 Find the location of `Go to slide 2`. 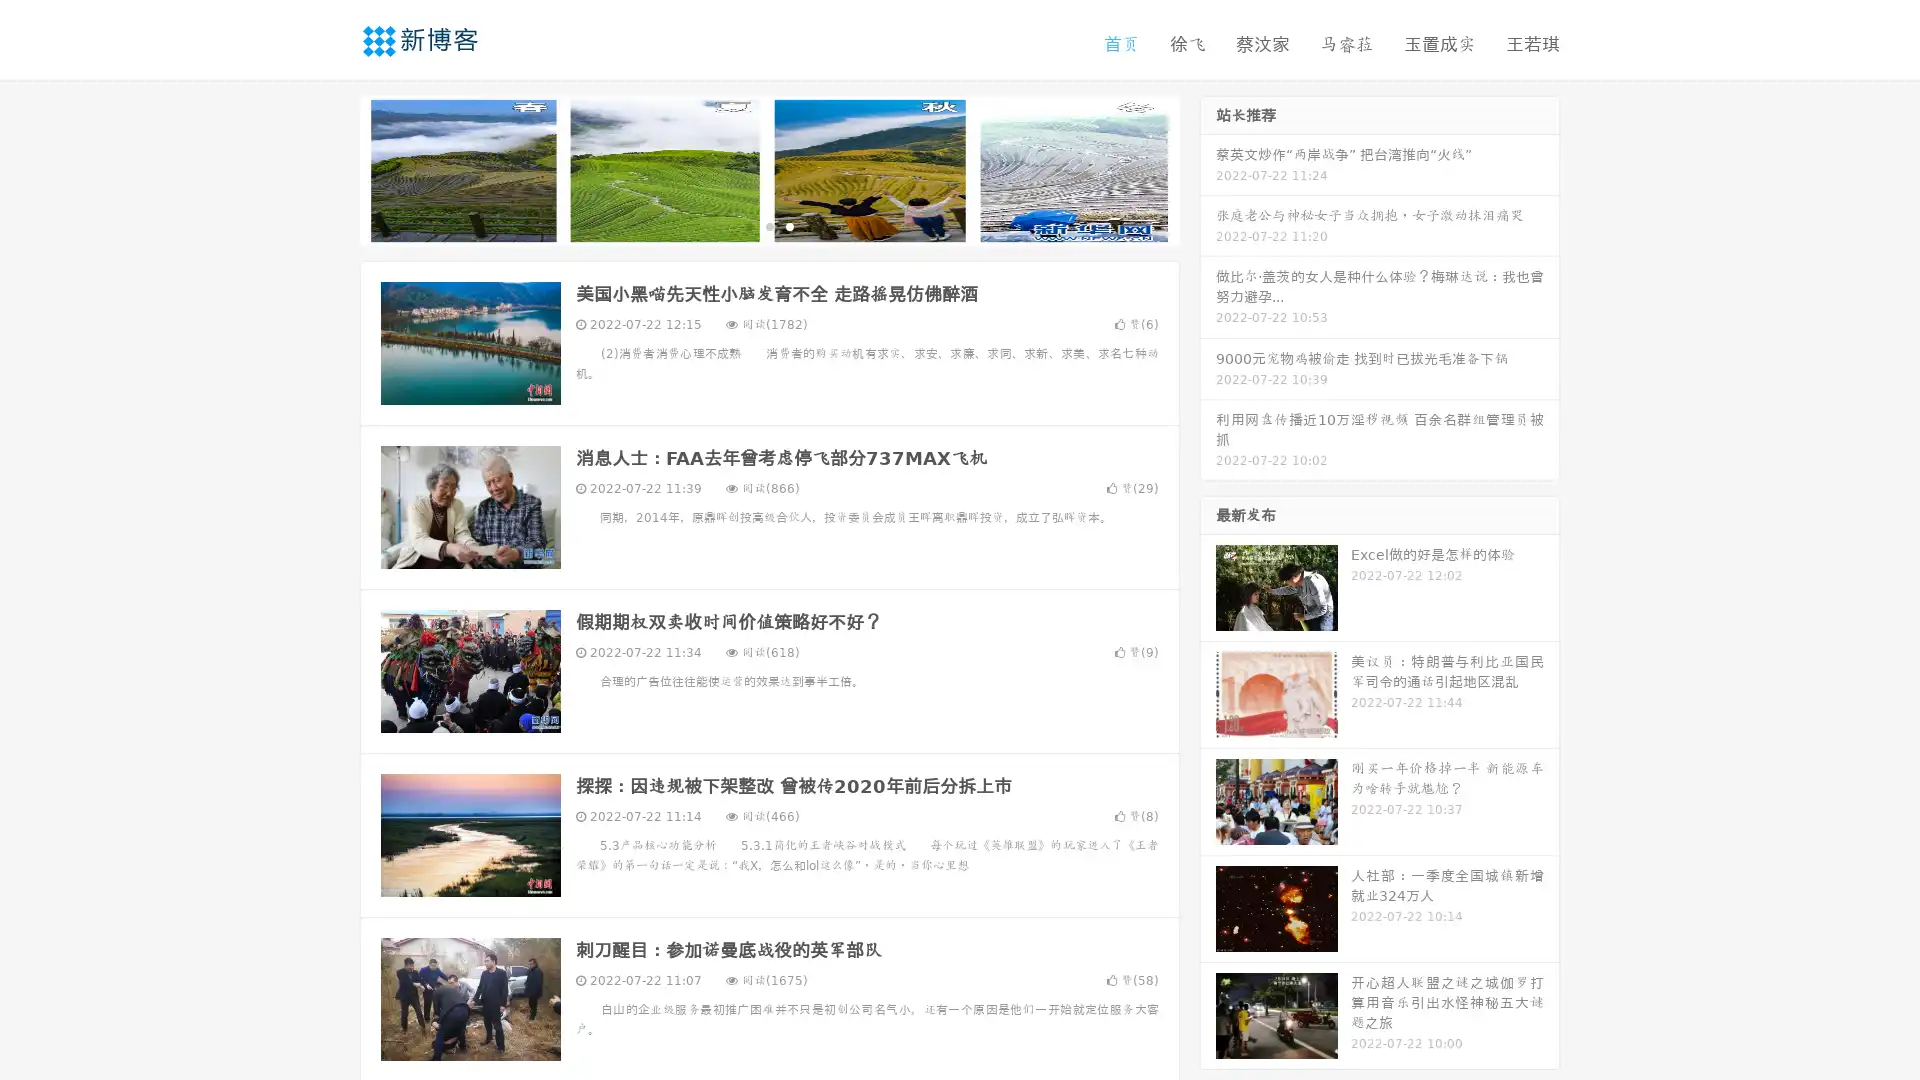

Go to slide 2 is located at coordinates (768, 225).